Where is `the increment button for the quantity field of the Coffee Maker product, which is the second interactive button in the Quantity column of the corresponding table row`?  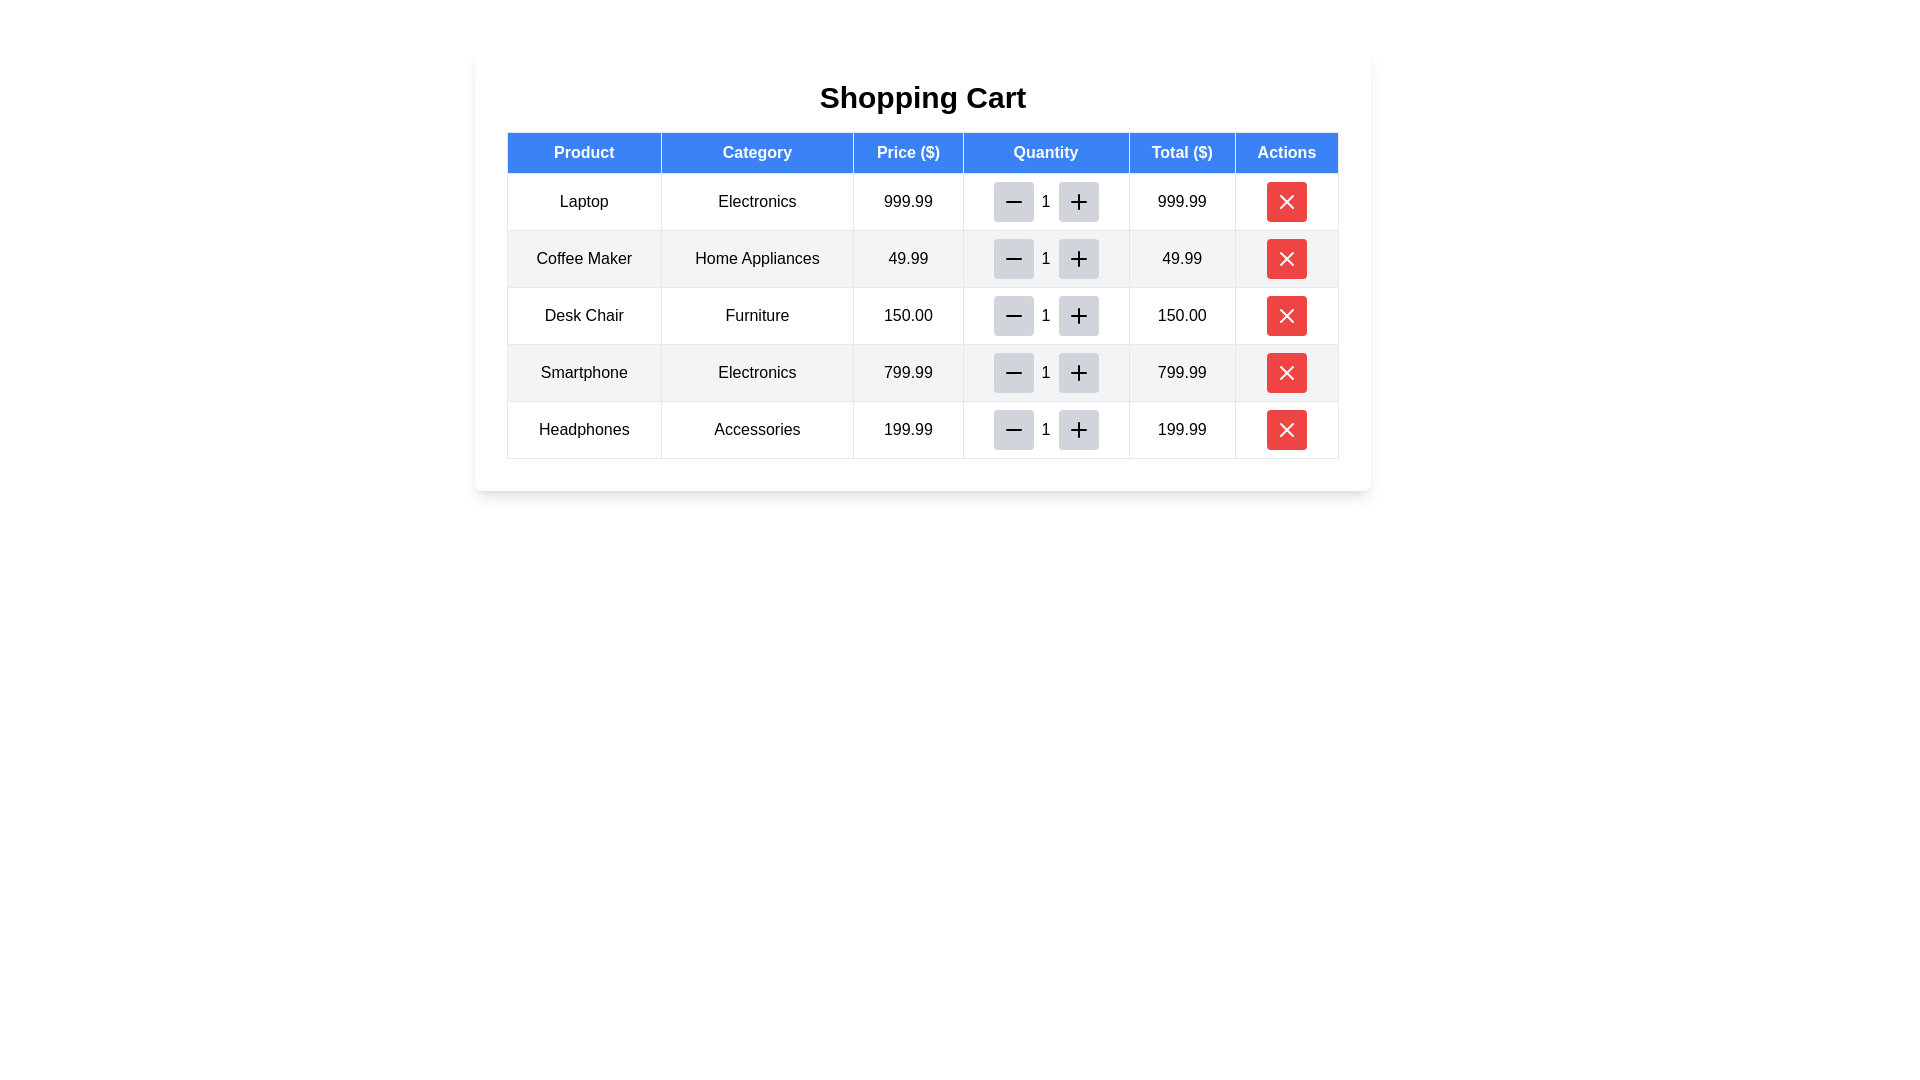 the increment button for the quantity field of the Coffee Maker product, which is the second interactive button in the Quantity column of the corresponding table row is located at coordinates (1077, 257).